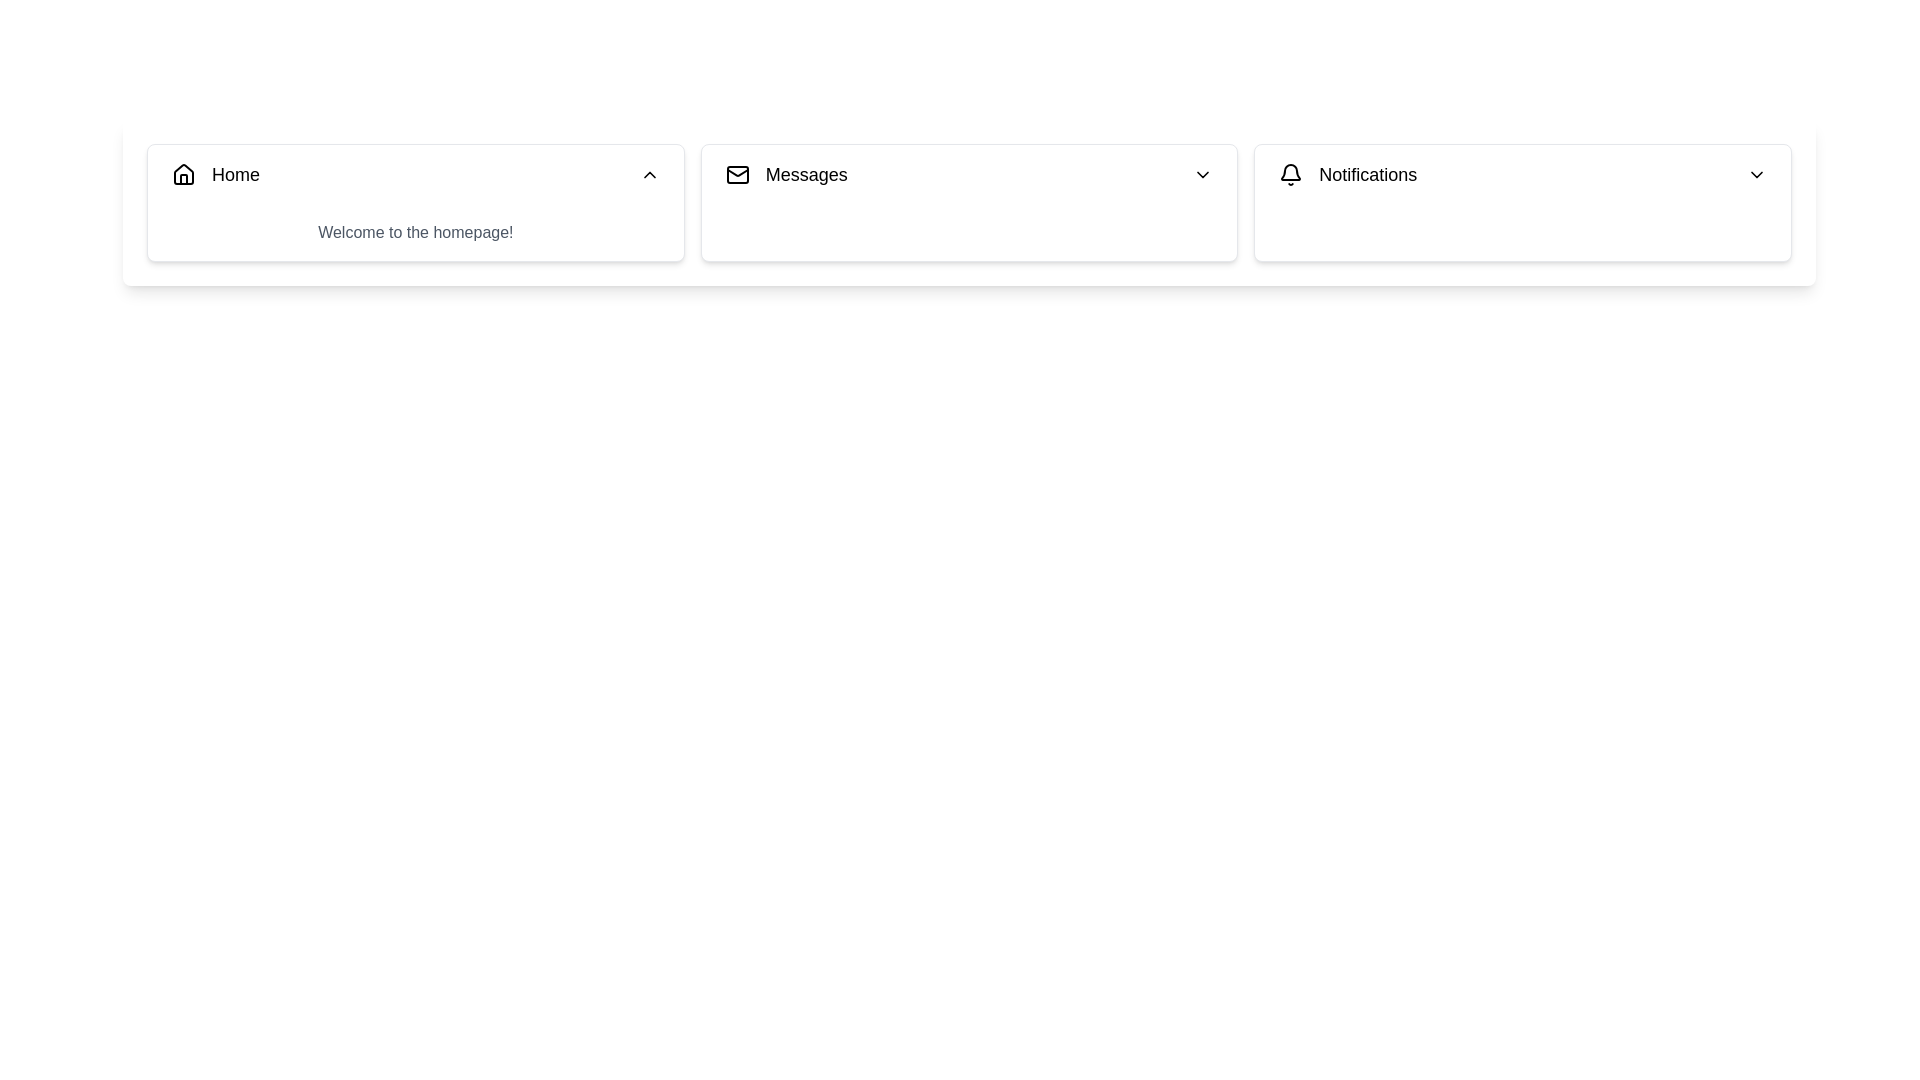 The image size is (1920, 1080). What do you see at coordinates (736, 172) in the screenshot?
I see `the stylized envelope shape mail icon located in the center of the 'Messages' panel in the horizontal navigation menu` at bounding box center [736, 172].